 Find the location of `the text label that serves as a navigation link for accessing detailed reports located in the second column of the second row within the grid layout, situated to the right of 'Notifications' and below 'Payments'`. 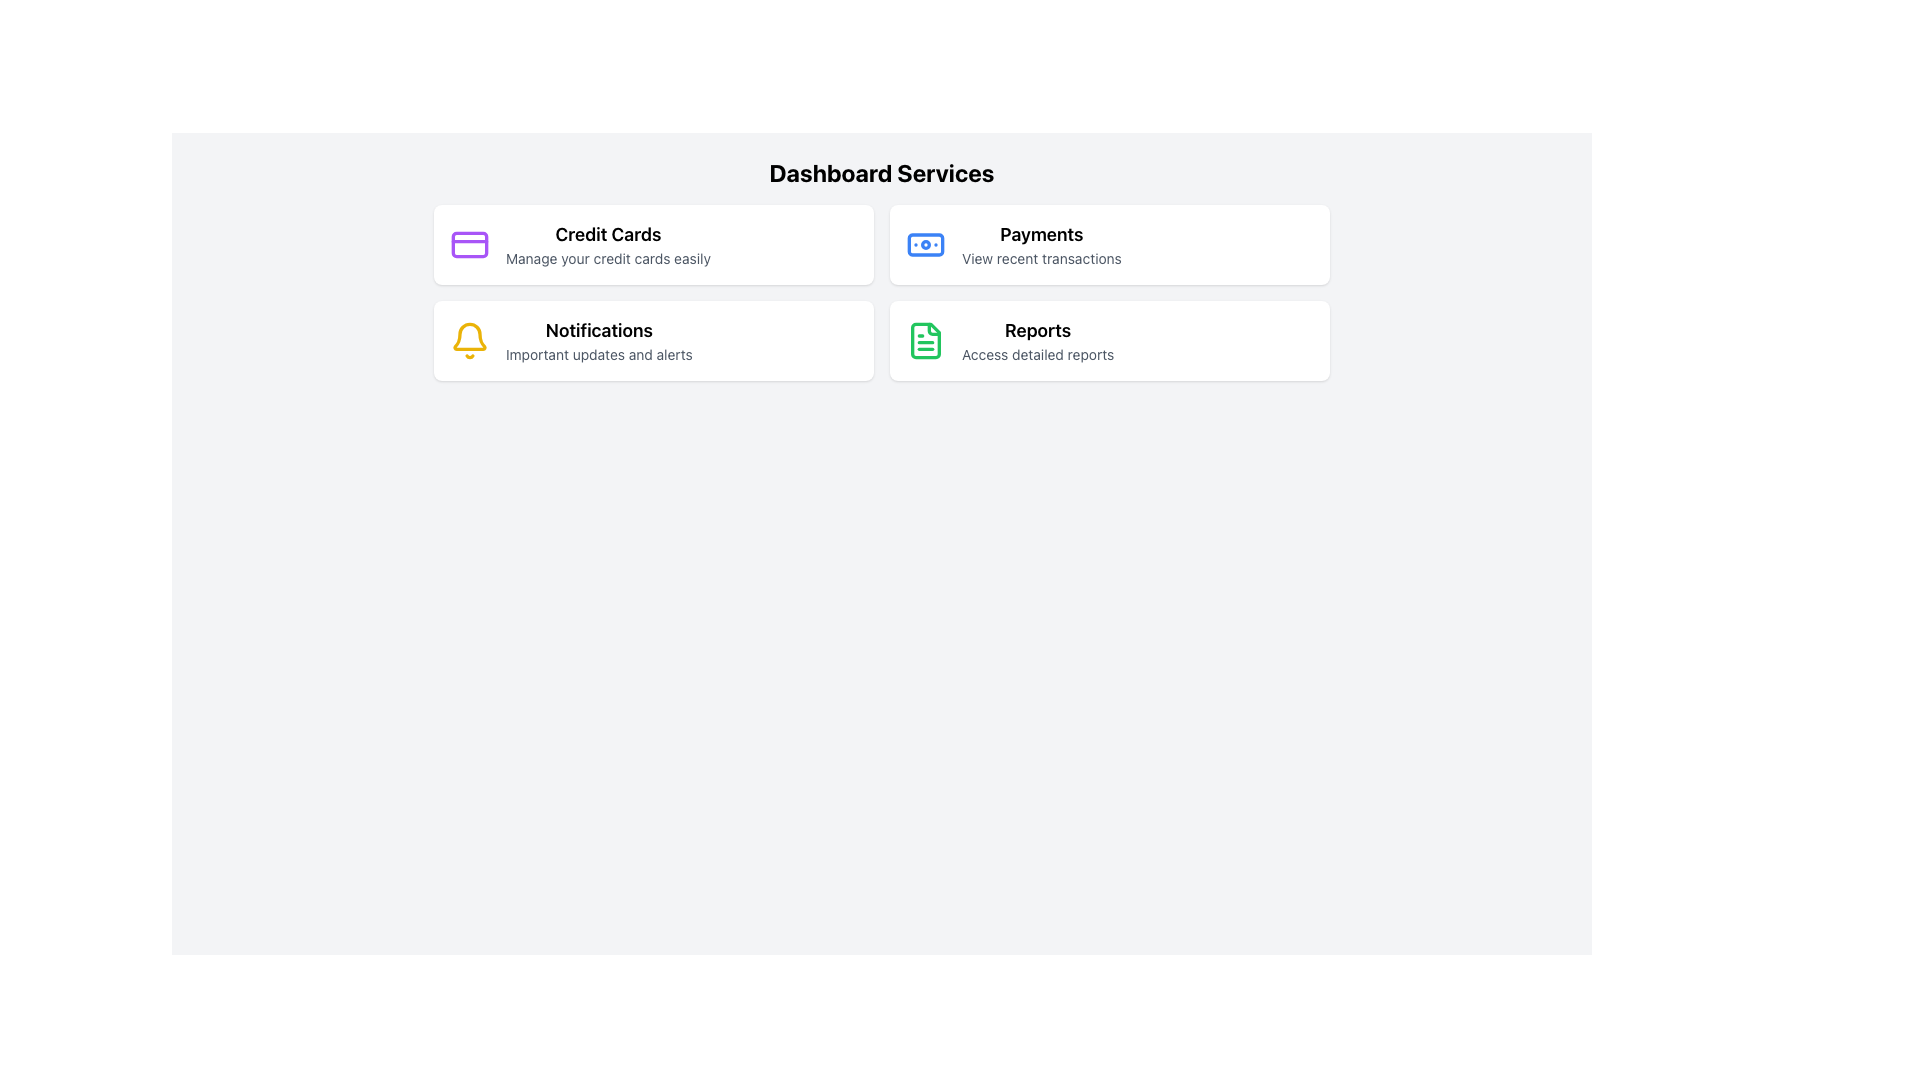

the text label that serves as a navigation link for accessing detailed reports located in the second column of the second row within the grid layout, situated to the right of 'Notifications' and below 'Payments' is located at coordinates (1038, 339).